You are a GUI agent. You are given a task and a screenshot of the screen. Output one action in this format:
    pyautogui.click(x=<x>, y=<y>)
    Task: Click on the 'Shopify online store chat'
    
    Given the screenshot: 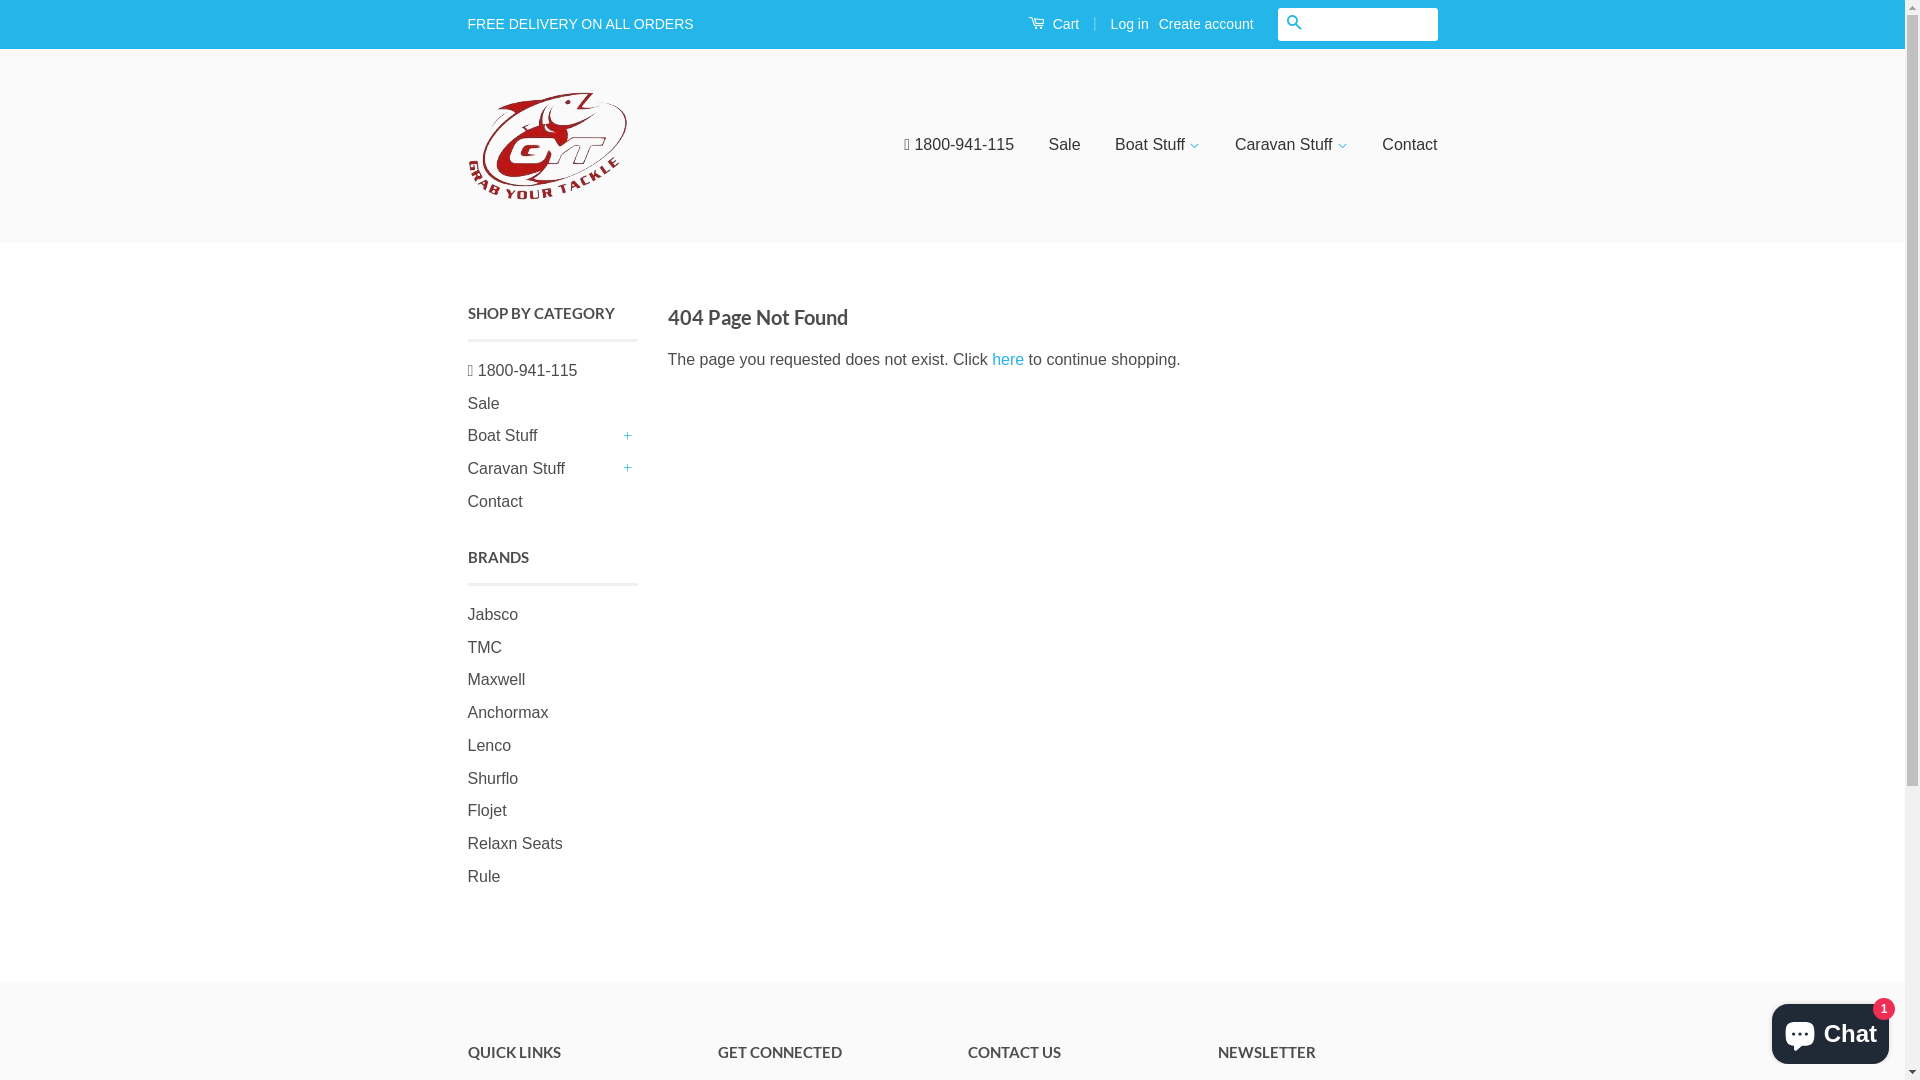 What is the action you would take?
    pyautogui.click(x=1830, y=1029)
    